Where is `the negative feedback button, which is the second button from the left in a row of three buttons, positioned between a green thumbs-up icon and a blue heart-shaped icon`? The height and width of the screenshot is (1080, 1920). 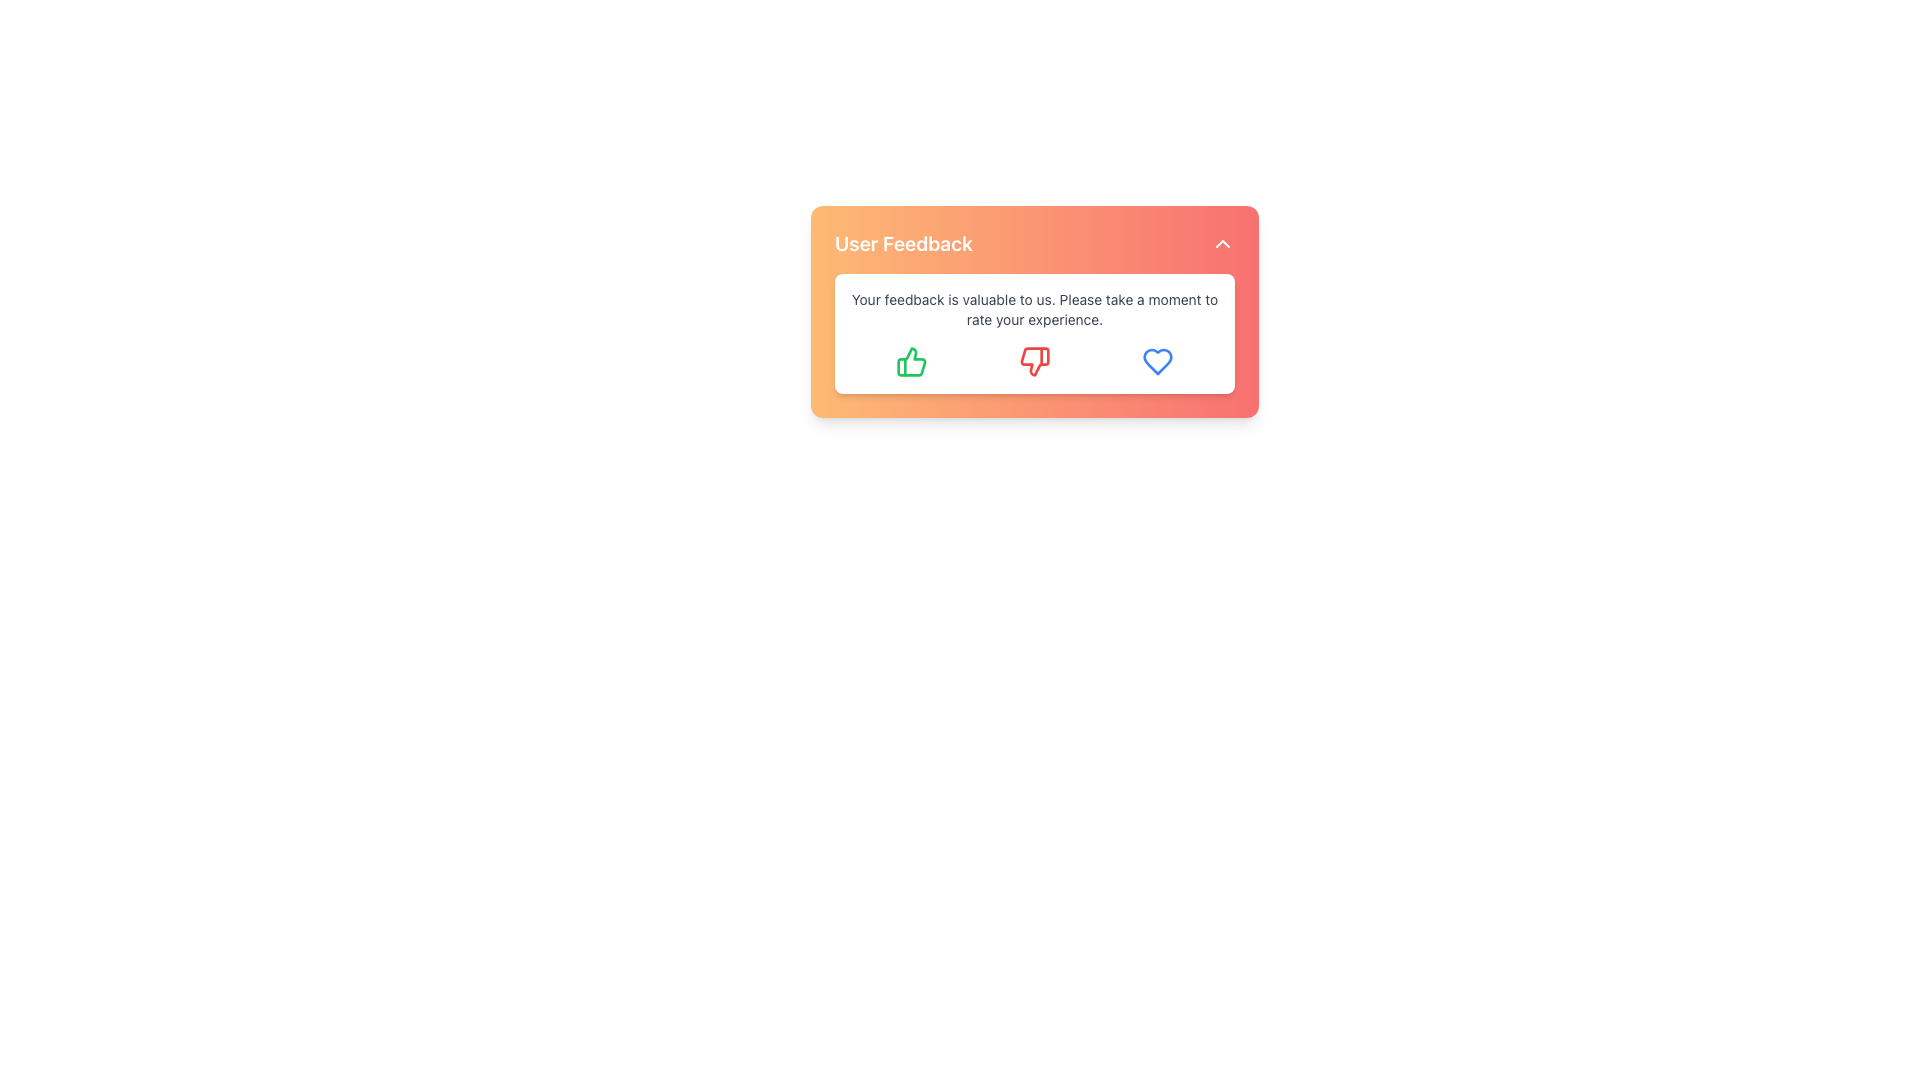
the negative feedback button, which is the second button from the left in a row of three buttons, positioned between a green thumbs-up icon and a blue heart-shaped icon is located at coordinates (1035, 362).